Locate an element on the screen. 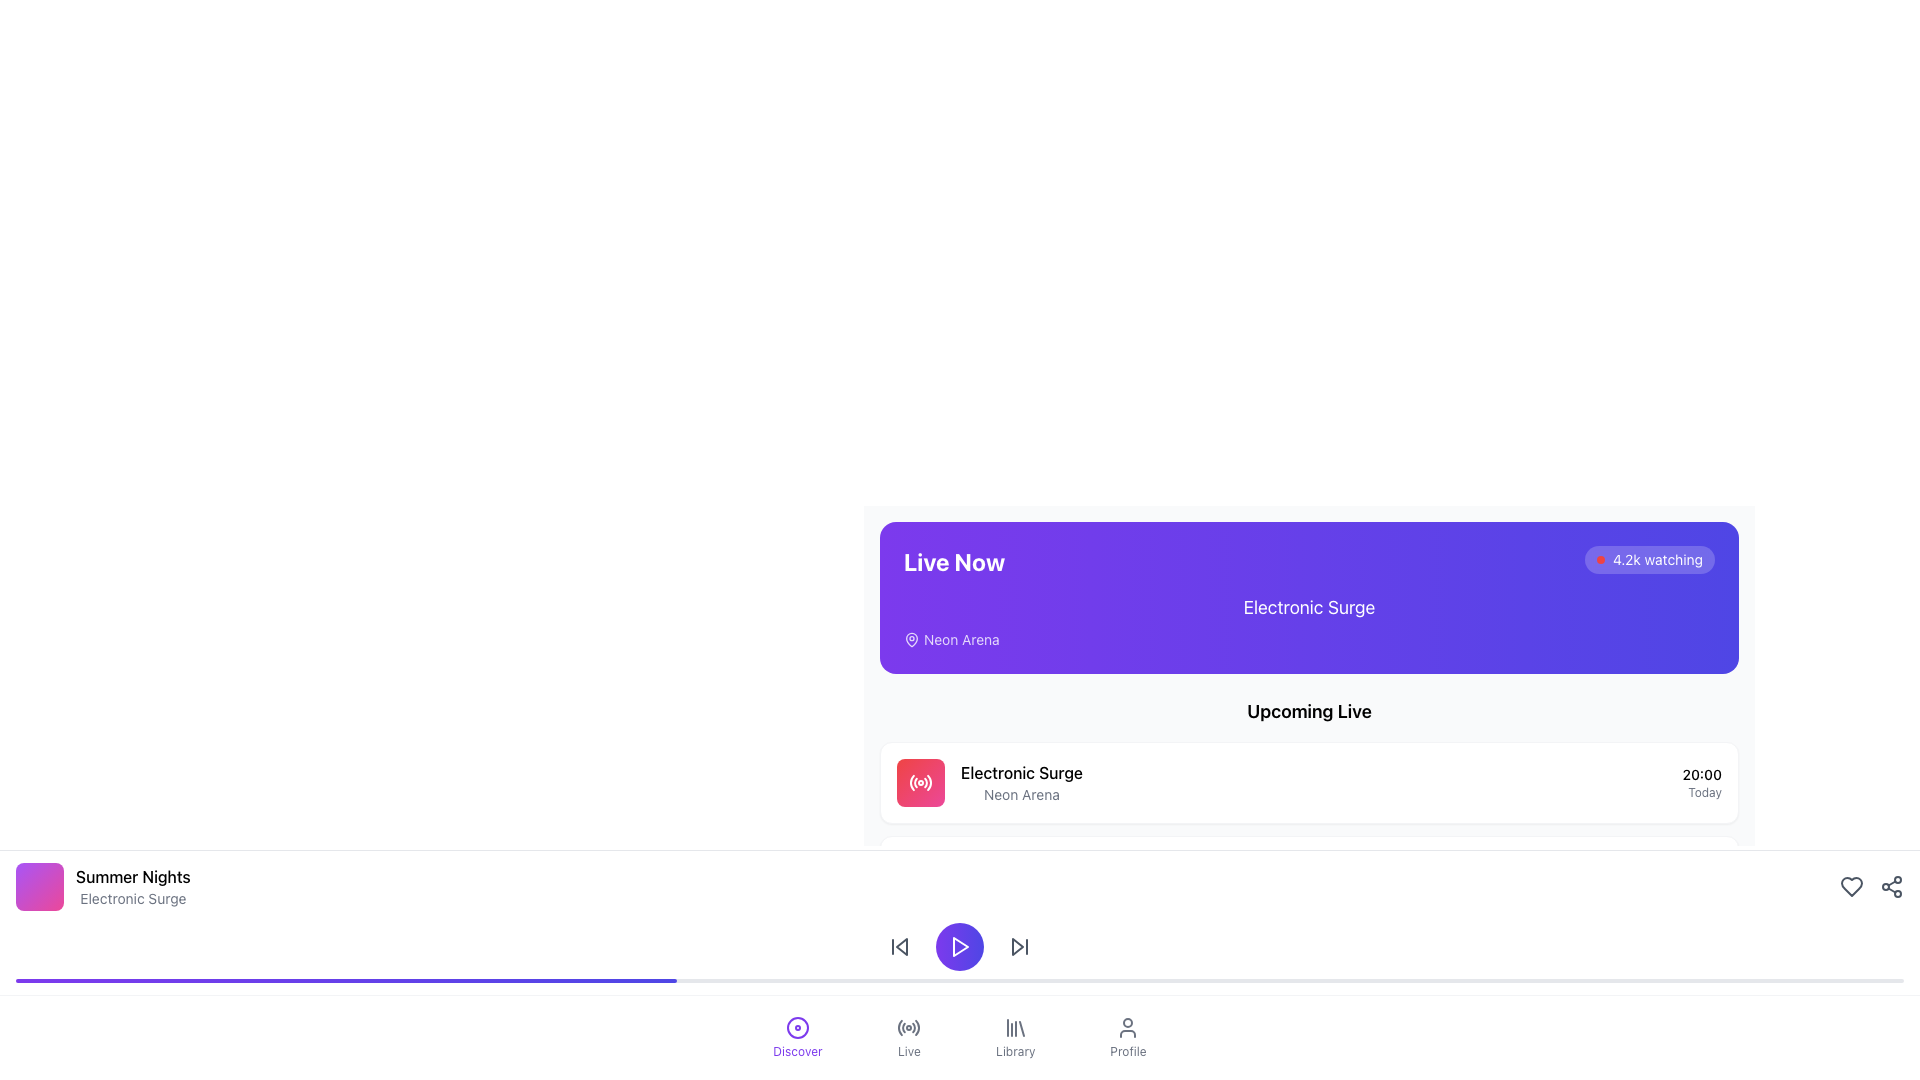 The image size is (1920, 1080). the 'Rock Legends' event card, which is the third card in a vertical list of event cards, featuring a white background and rounded corners is located at coordinates (1309, 970).